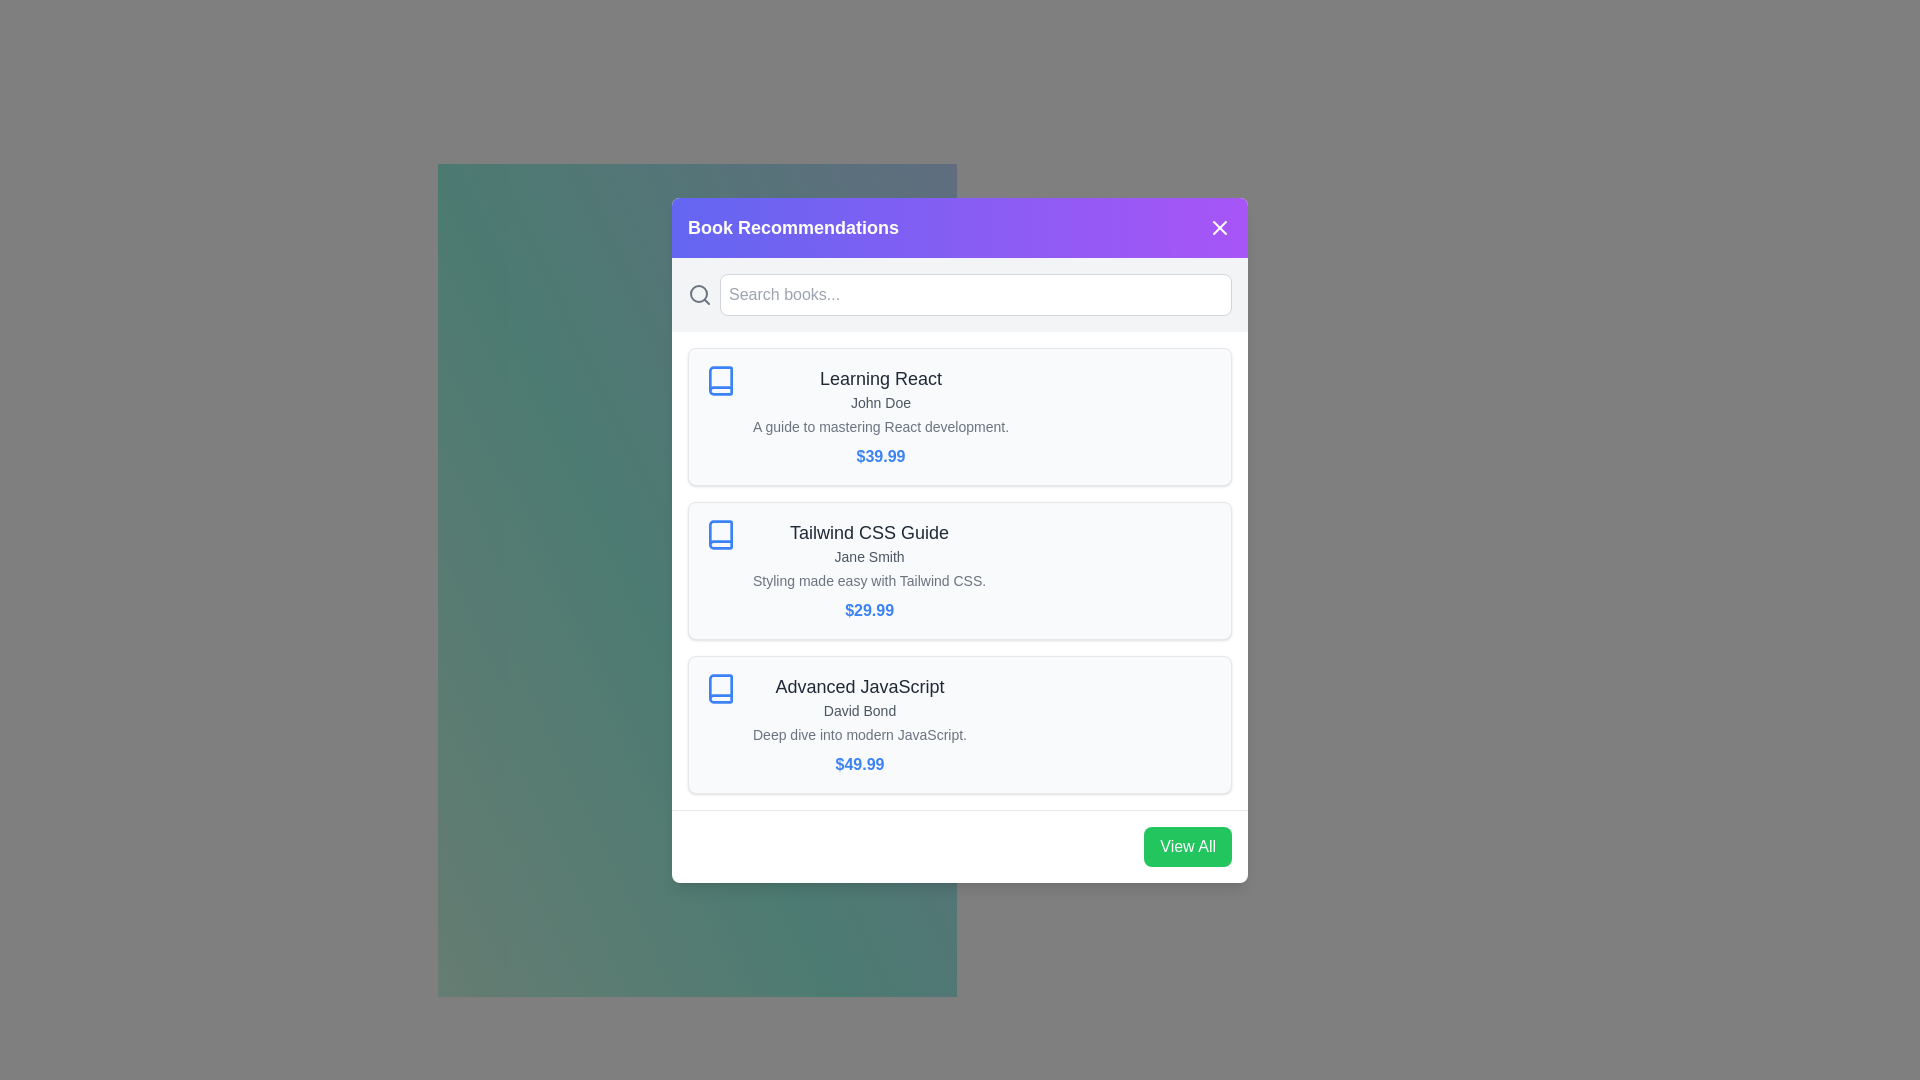  What do you see at coordinates (869, 556) in the screenshot?
I see `the text label displaying the name 'Jane Smith', which is styled in grey and positioned below the title 'Tailwind CSS Guide' within the 'Book Recommendations' modal` at bounding box center [869, 556].